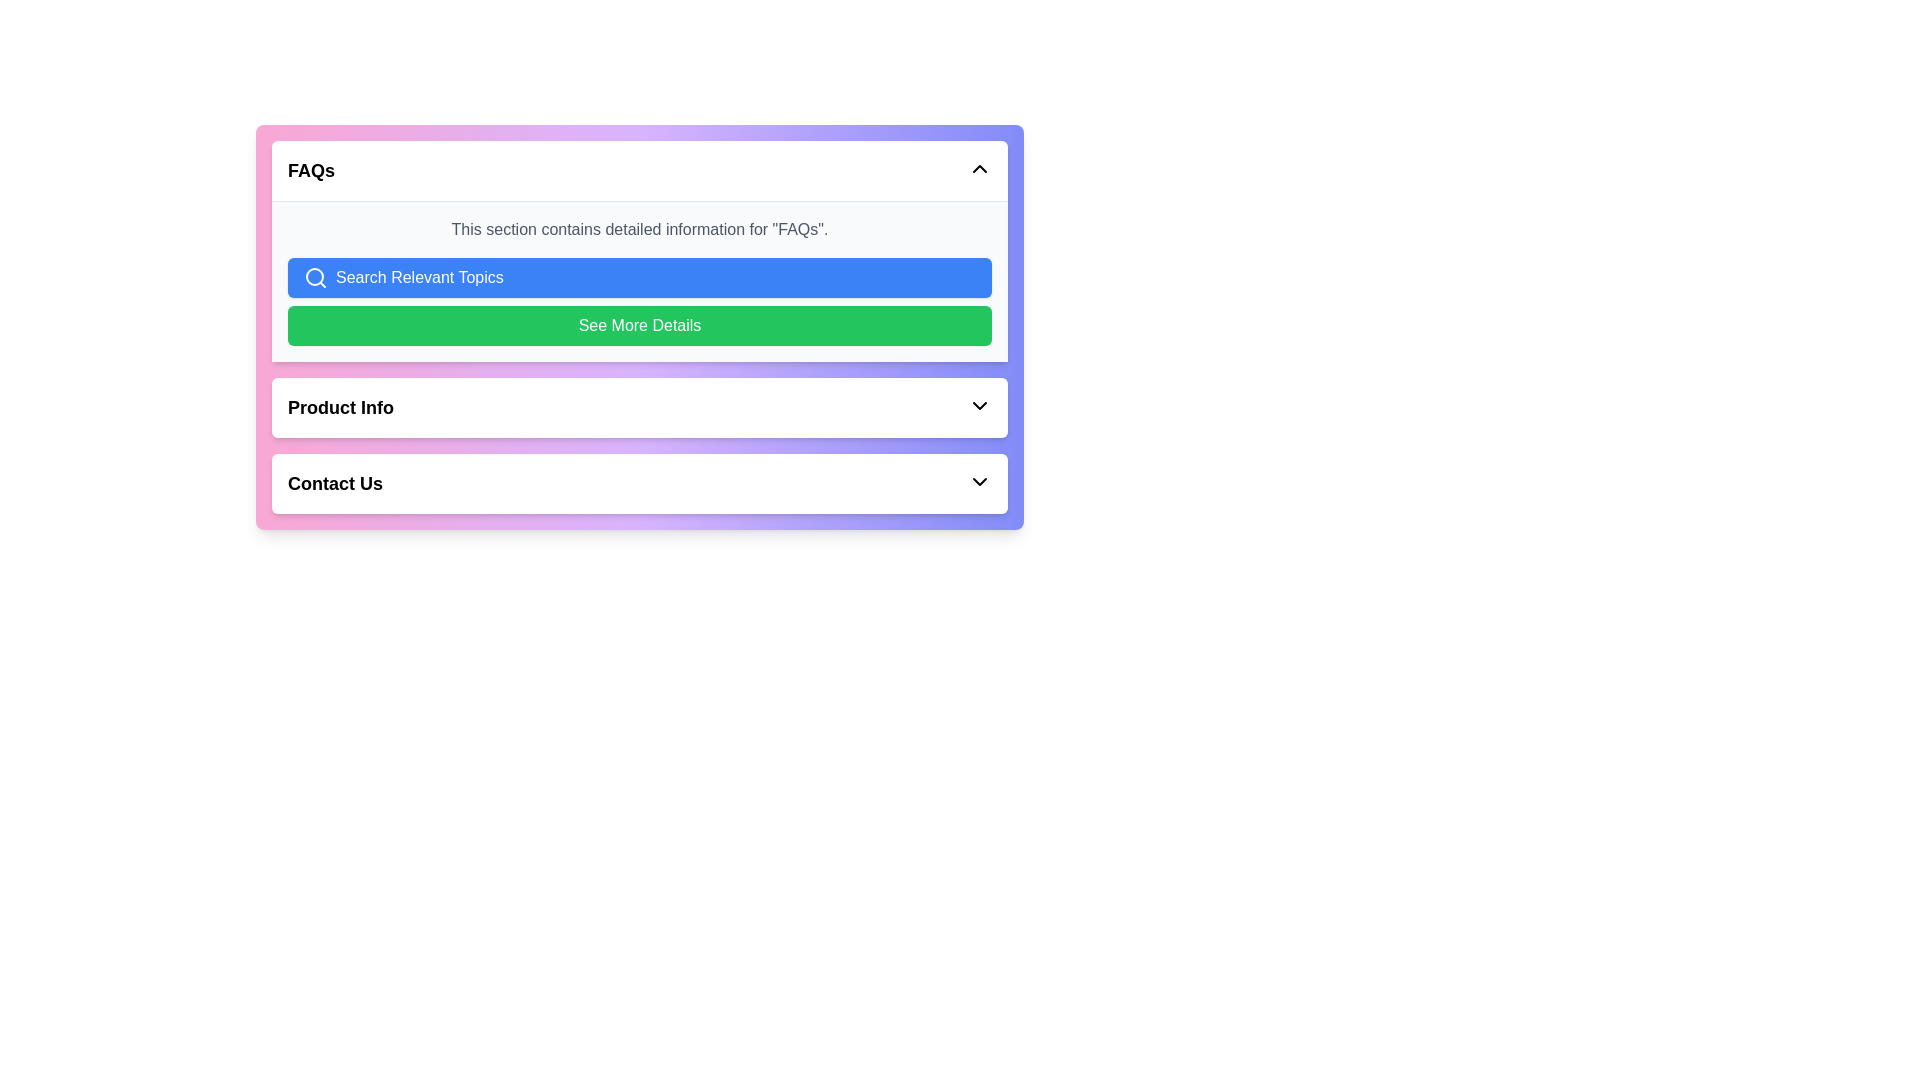  What do you see at coordinates (340, 407) in the screenshot?
I see `the 'Product Info' text label` at bounding box center [340, 407].